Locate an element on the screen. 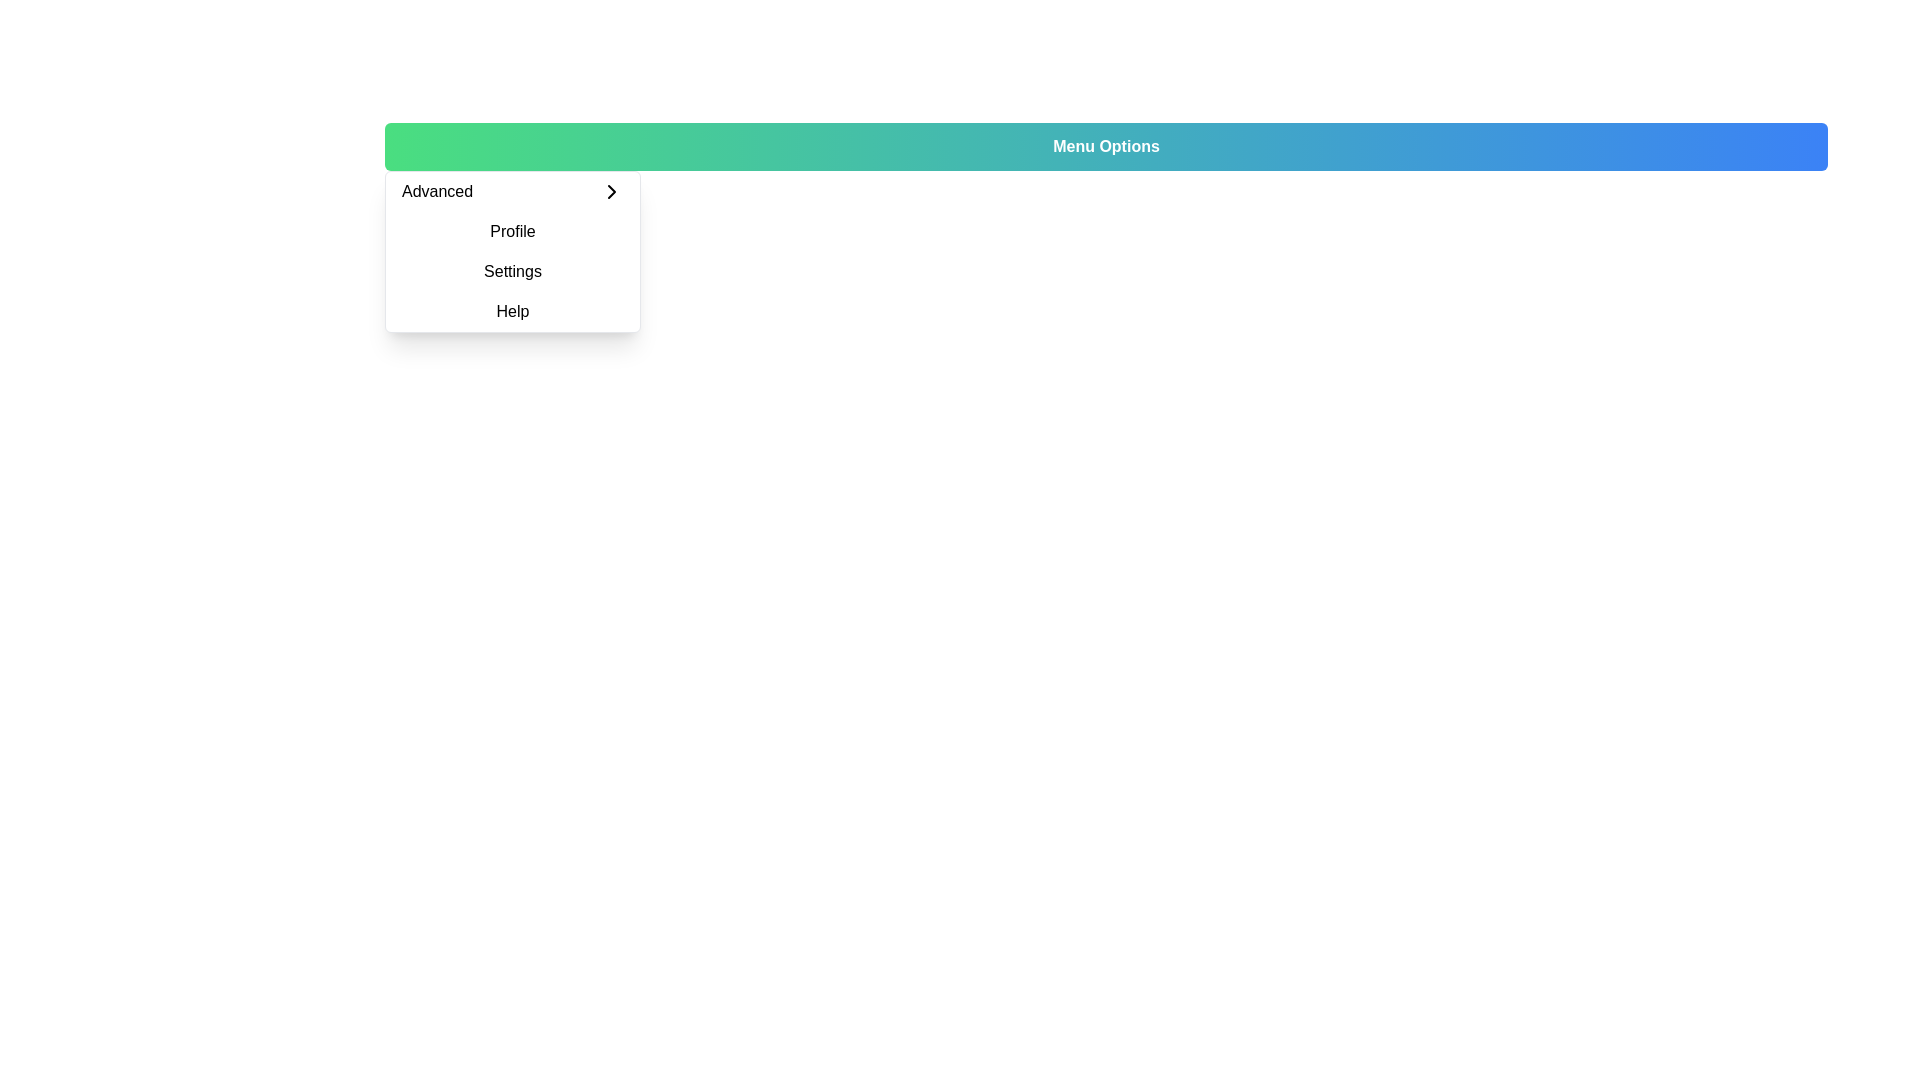  the Navigation Bar / Header, which serves as the menu header indicating available options such as 'Advanced', 'Profile', 'Settings', and 'Help' is located at coordinates (1105, 145).